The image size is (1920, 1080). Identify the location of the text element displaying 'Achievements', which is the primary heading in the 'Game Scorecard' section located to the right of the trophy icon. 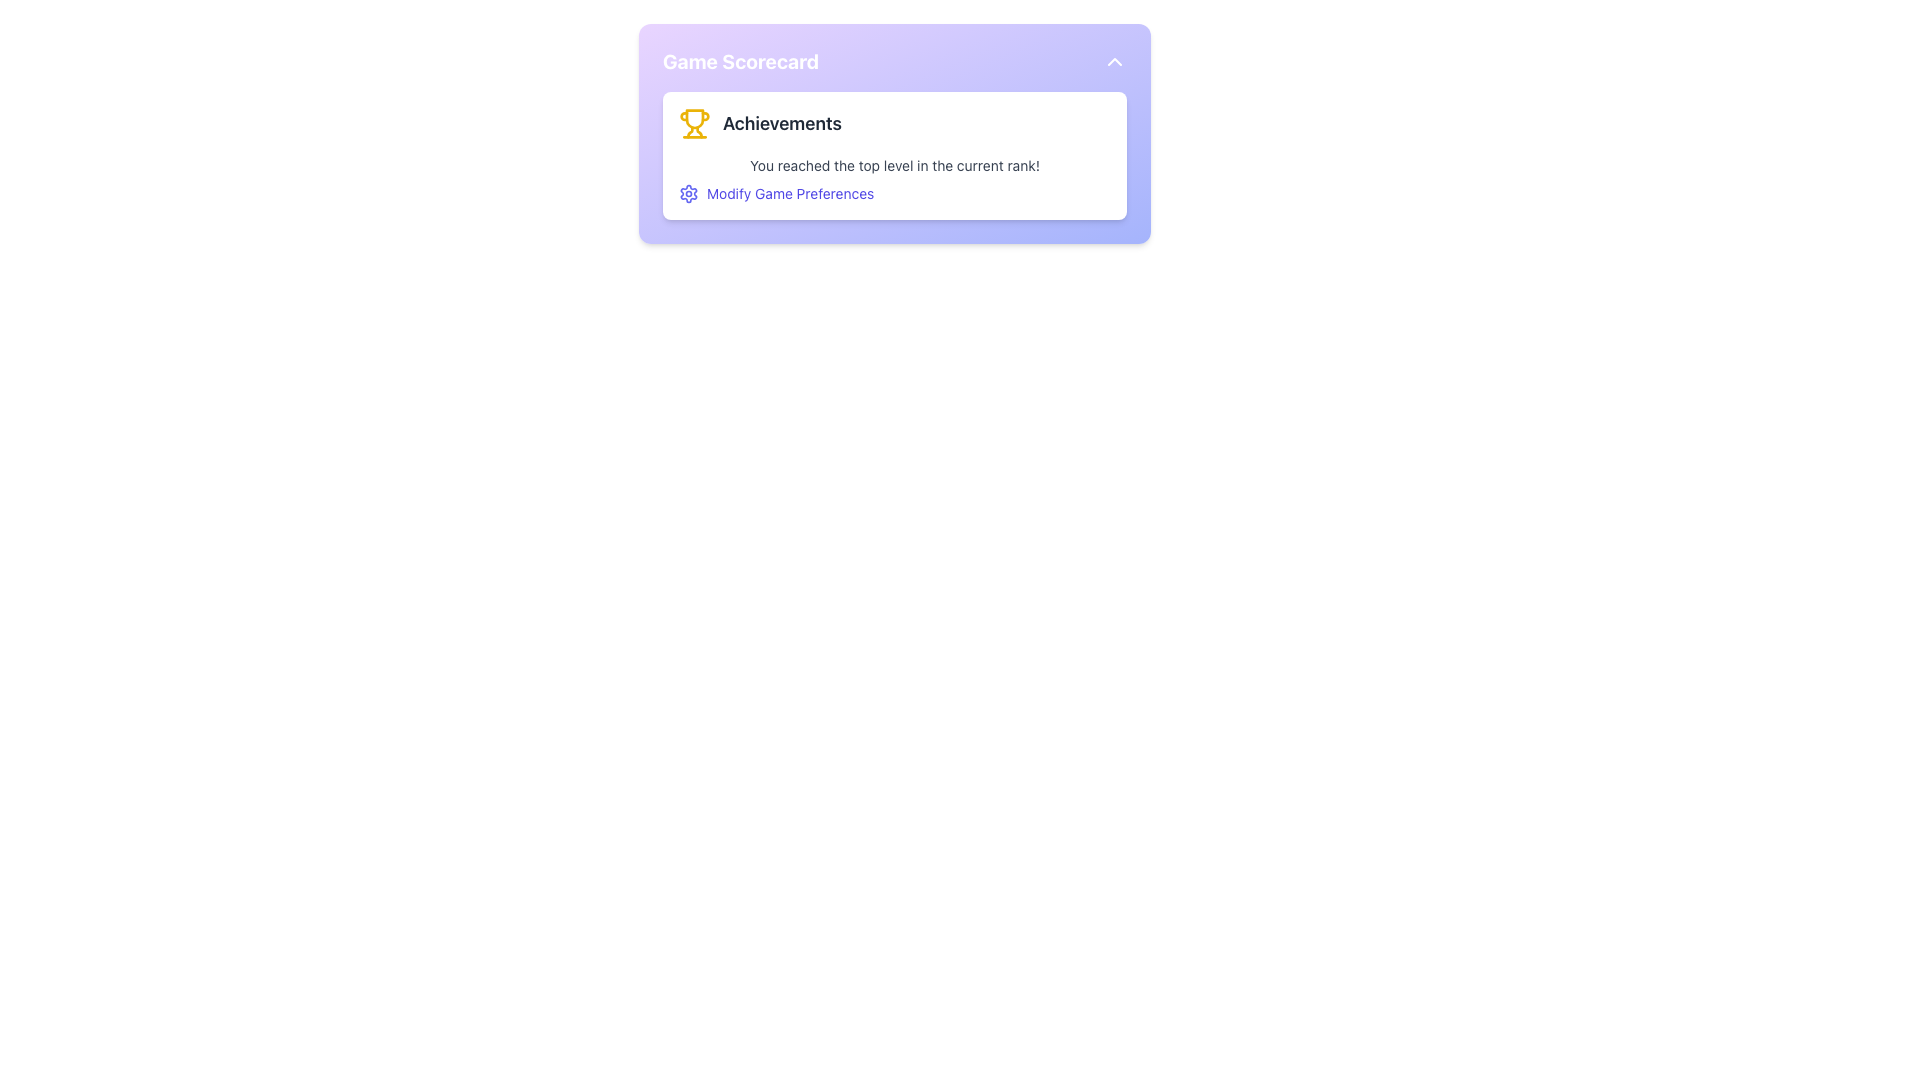
(781, 123).